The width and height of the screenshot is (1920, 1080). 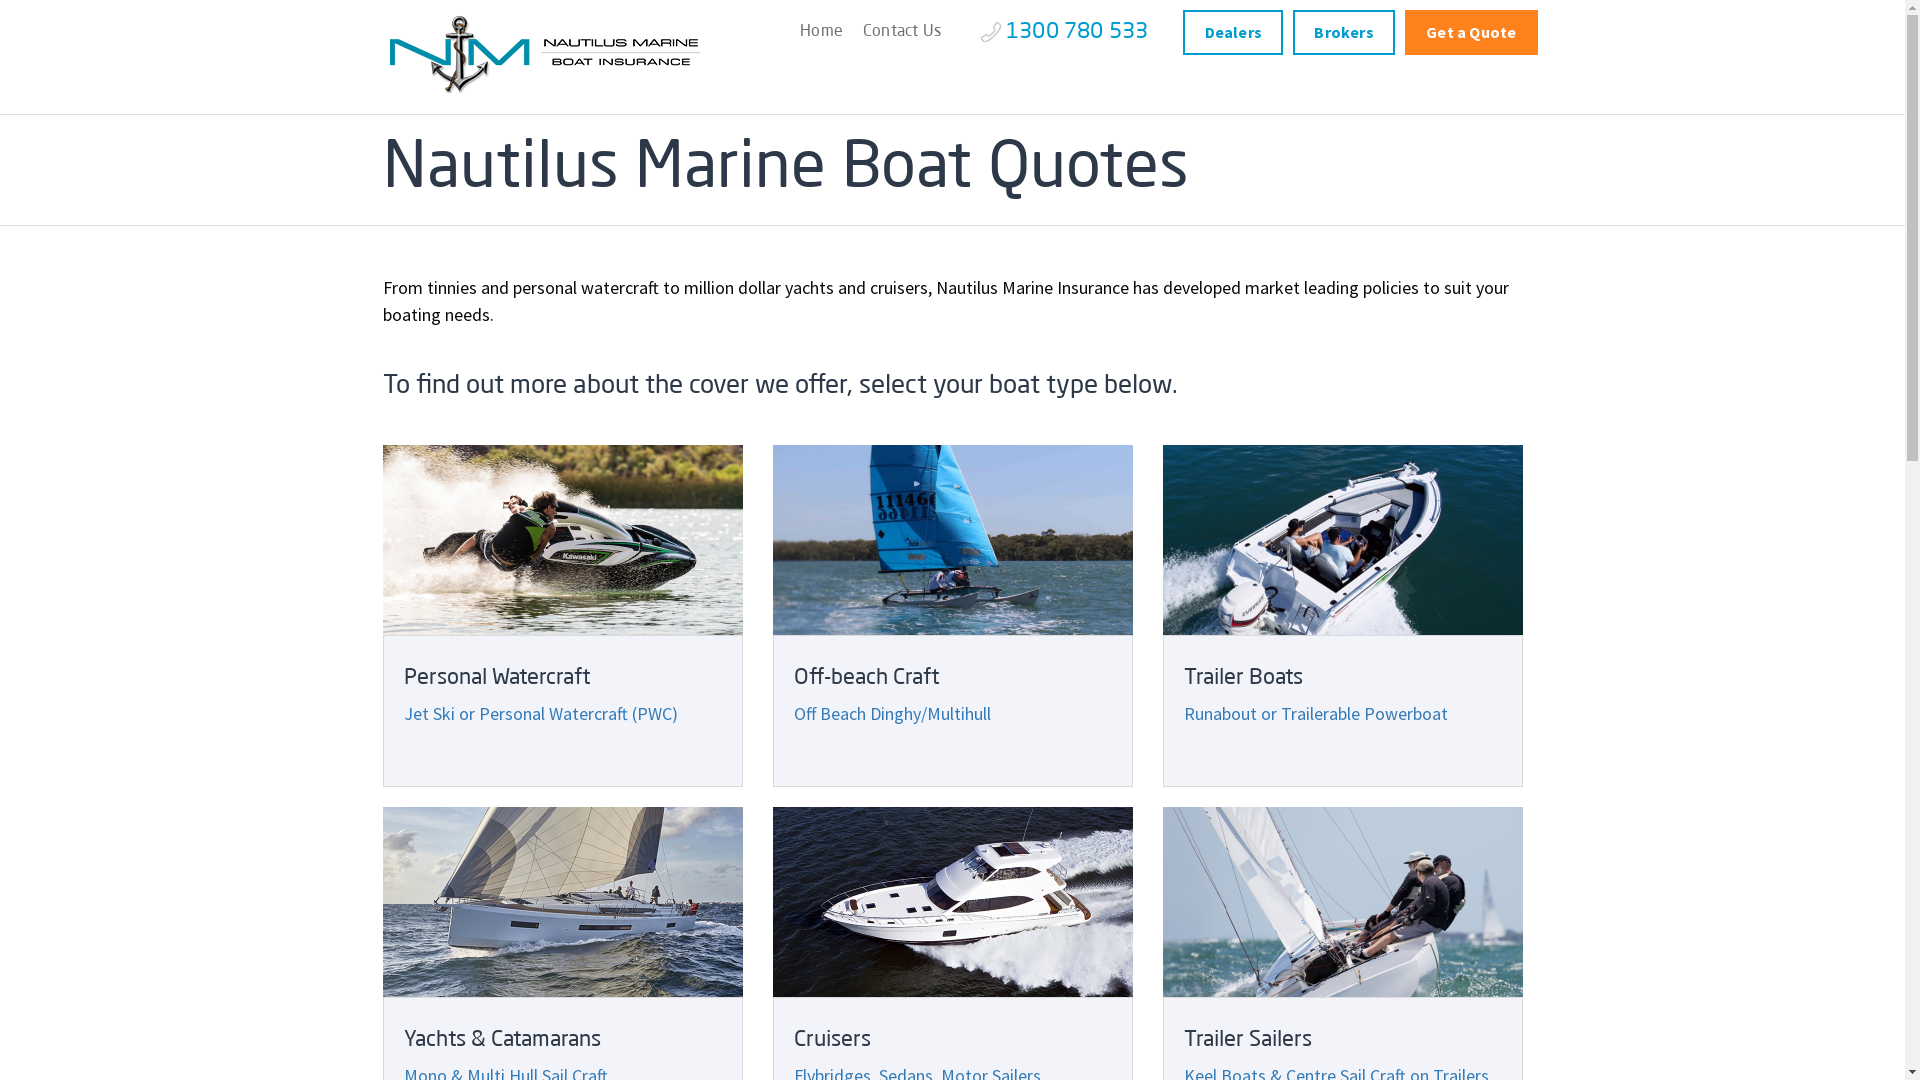 What do you see at coordinates (560, 615) in the screenshot?
I see `'Personal Watercraft` at bounding box center [560, 615].